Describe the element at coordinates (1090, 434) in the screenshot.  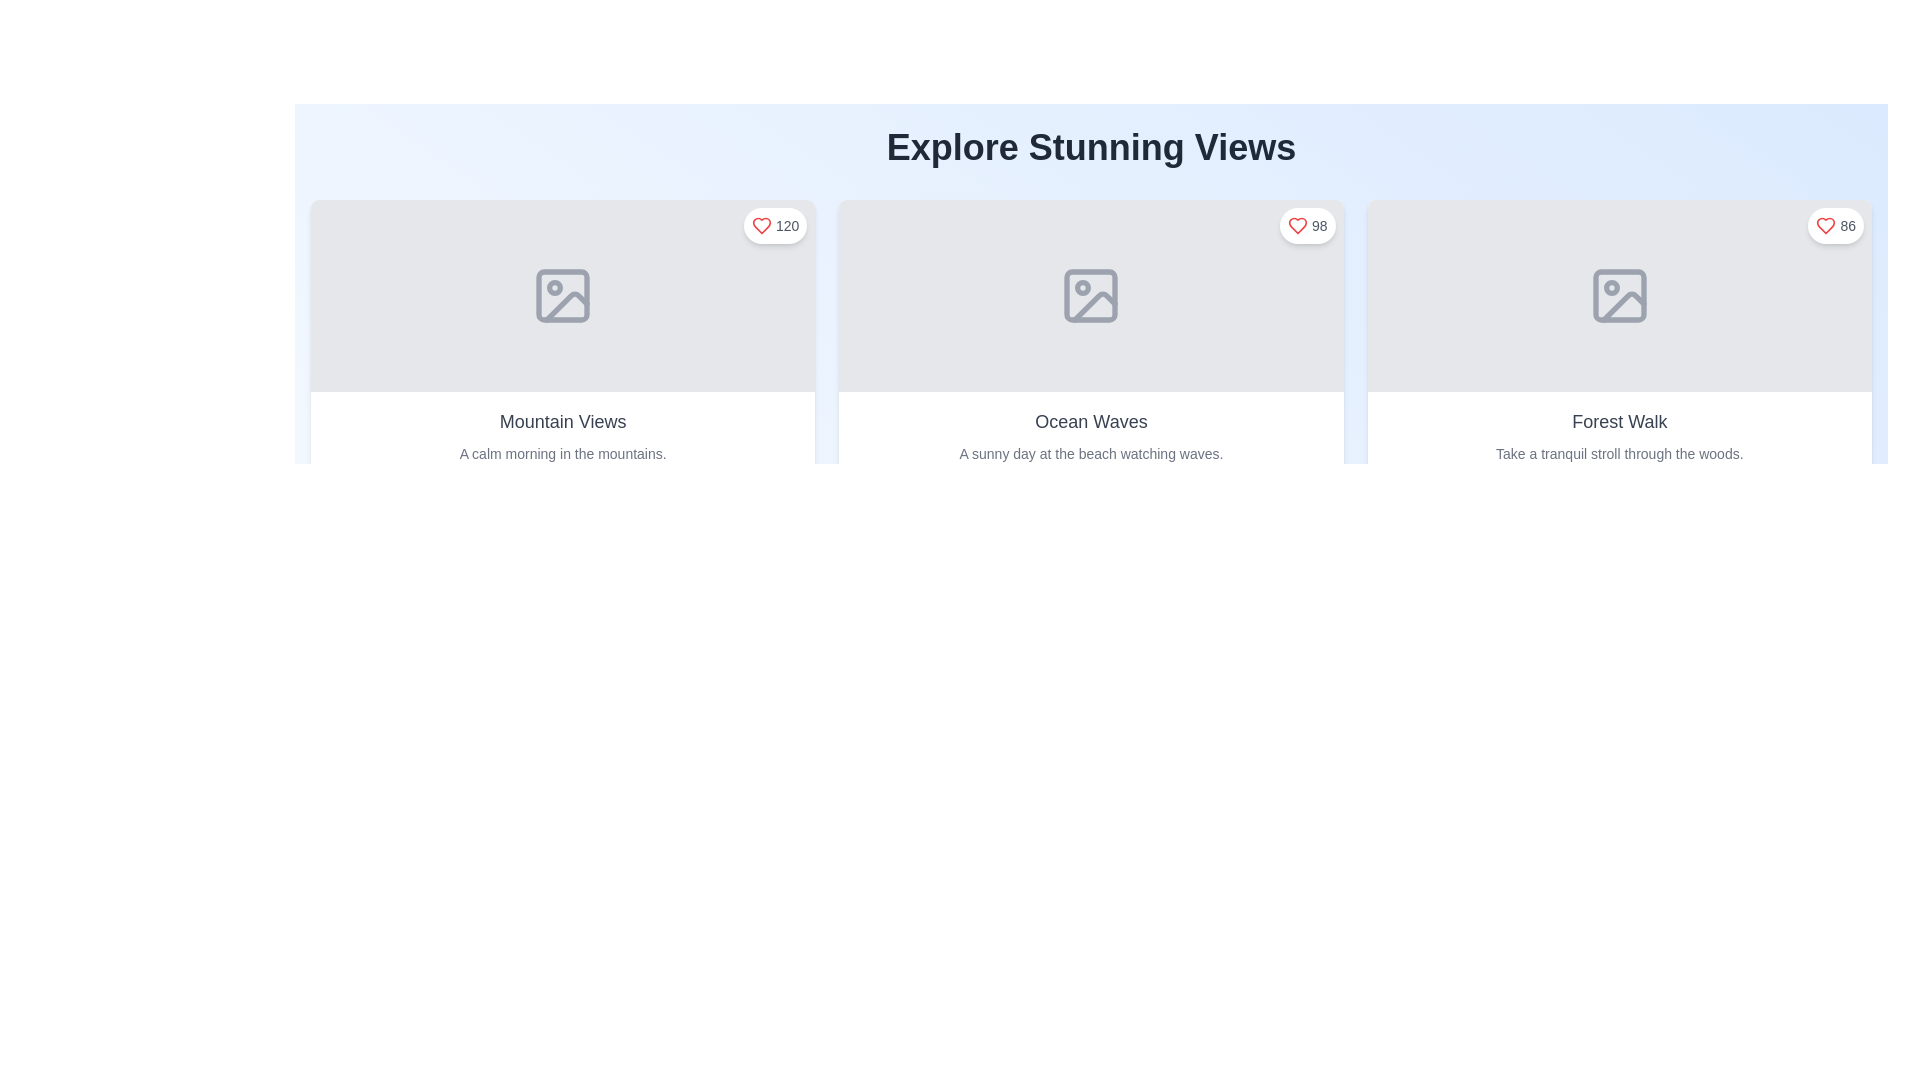
I see `the Label Section providing descriptive information about the visual representation in the middle card of the horizontal set titled 'Explore Stunning Views'` at that location.